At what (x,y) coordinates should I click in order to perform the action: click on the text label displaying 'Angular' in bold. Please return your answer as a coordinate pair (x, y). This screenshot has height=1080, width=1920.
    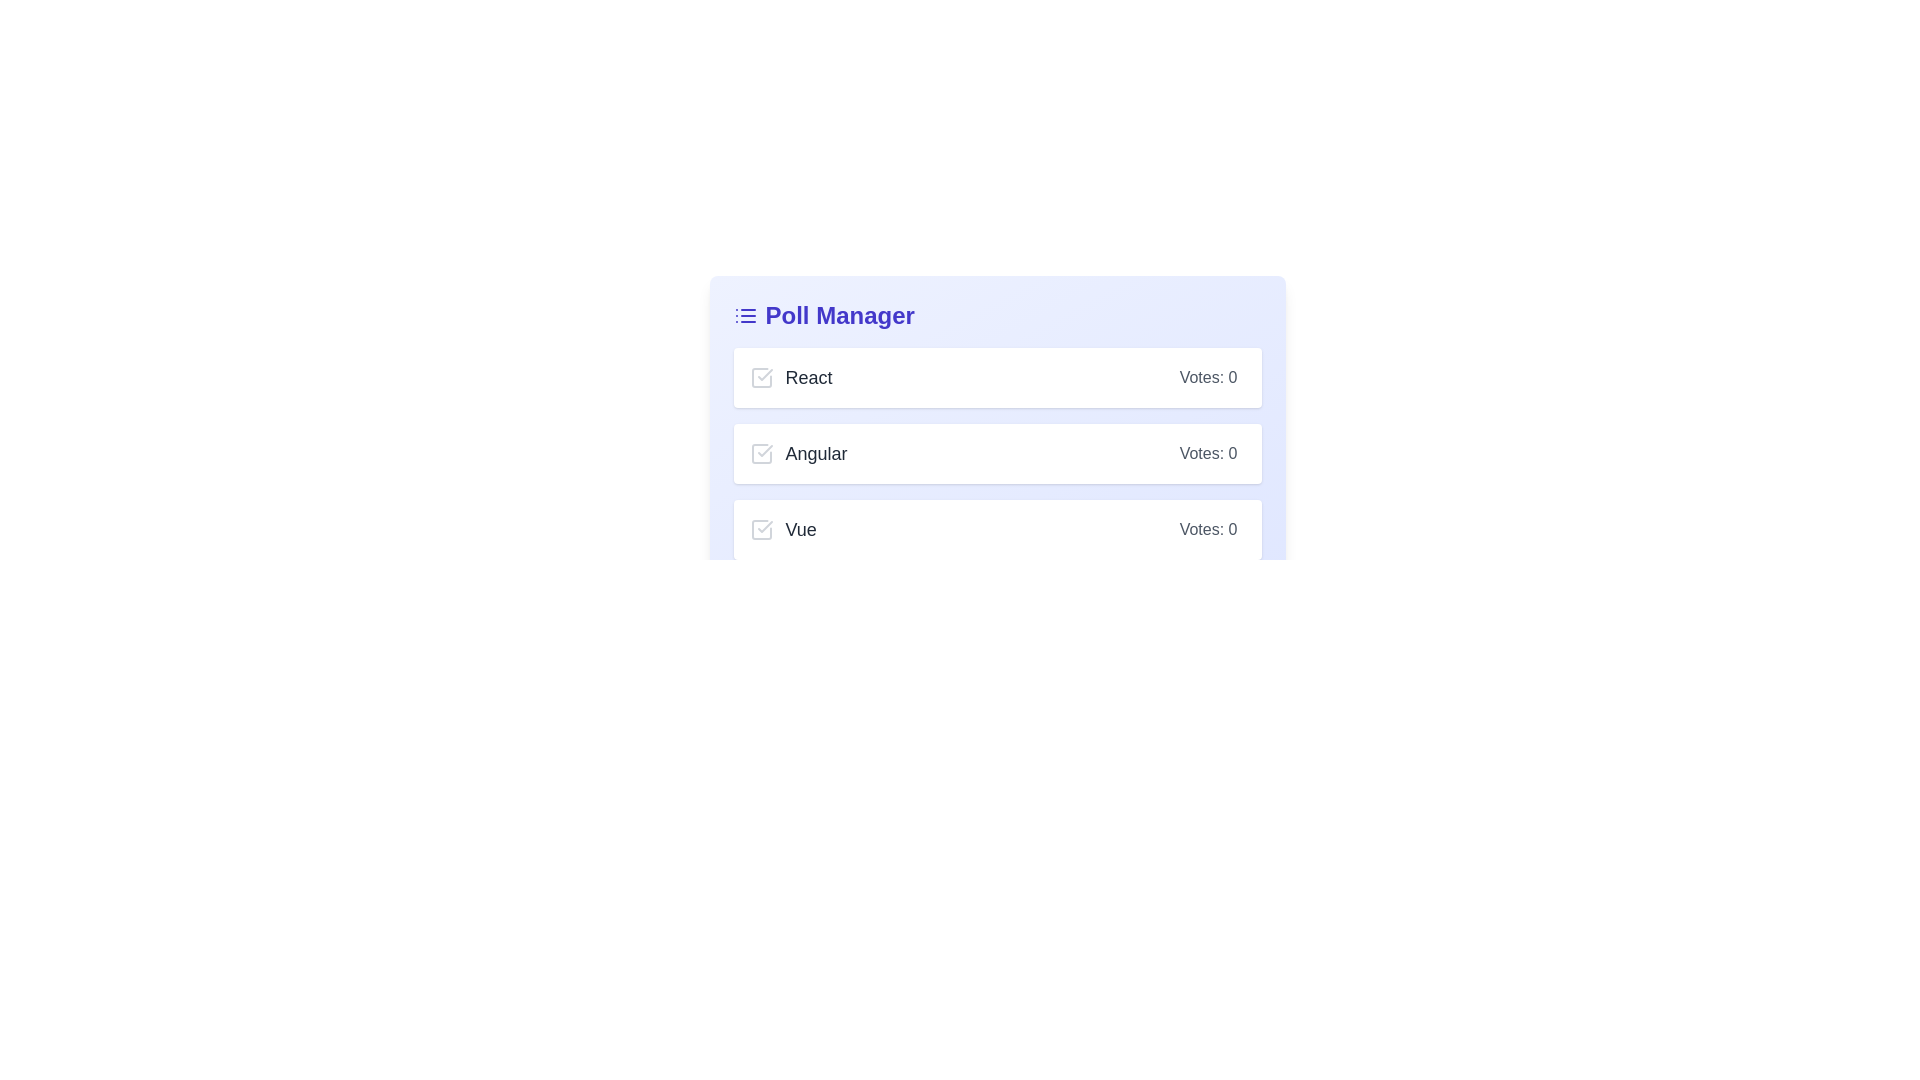
    Looking at the image, I should click on (816, 454).